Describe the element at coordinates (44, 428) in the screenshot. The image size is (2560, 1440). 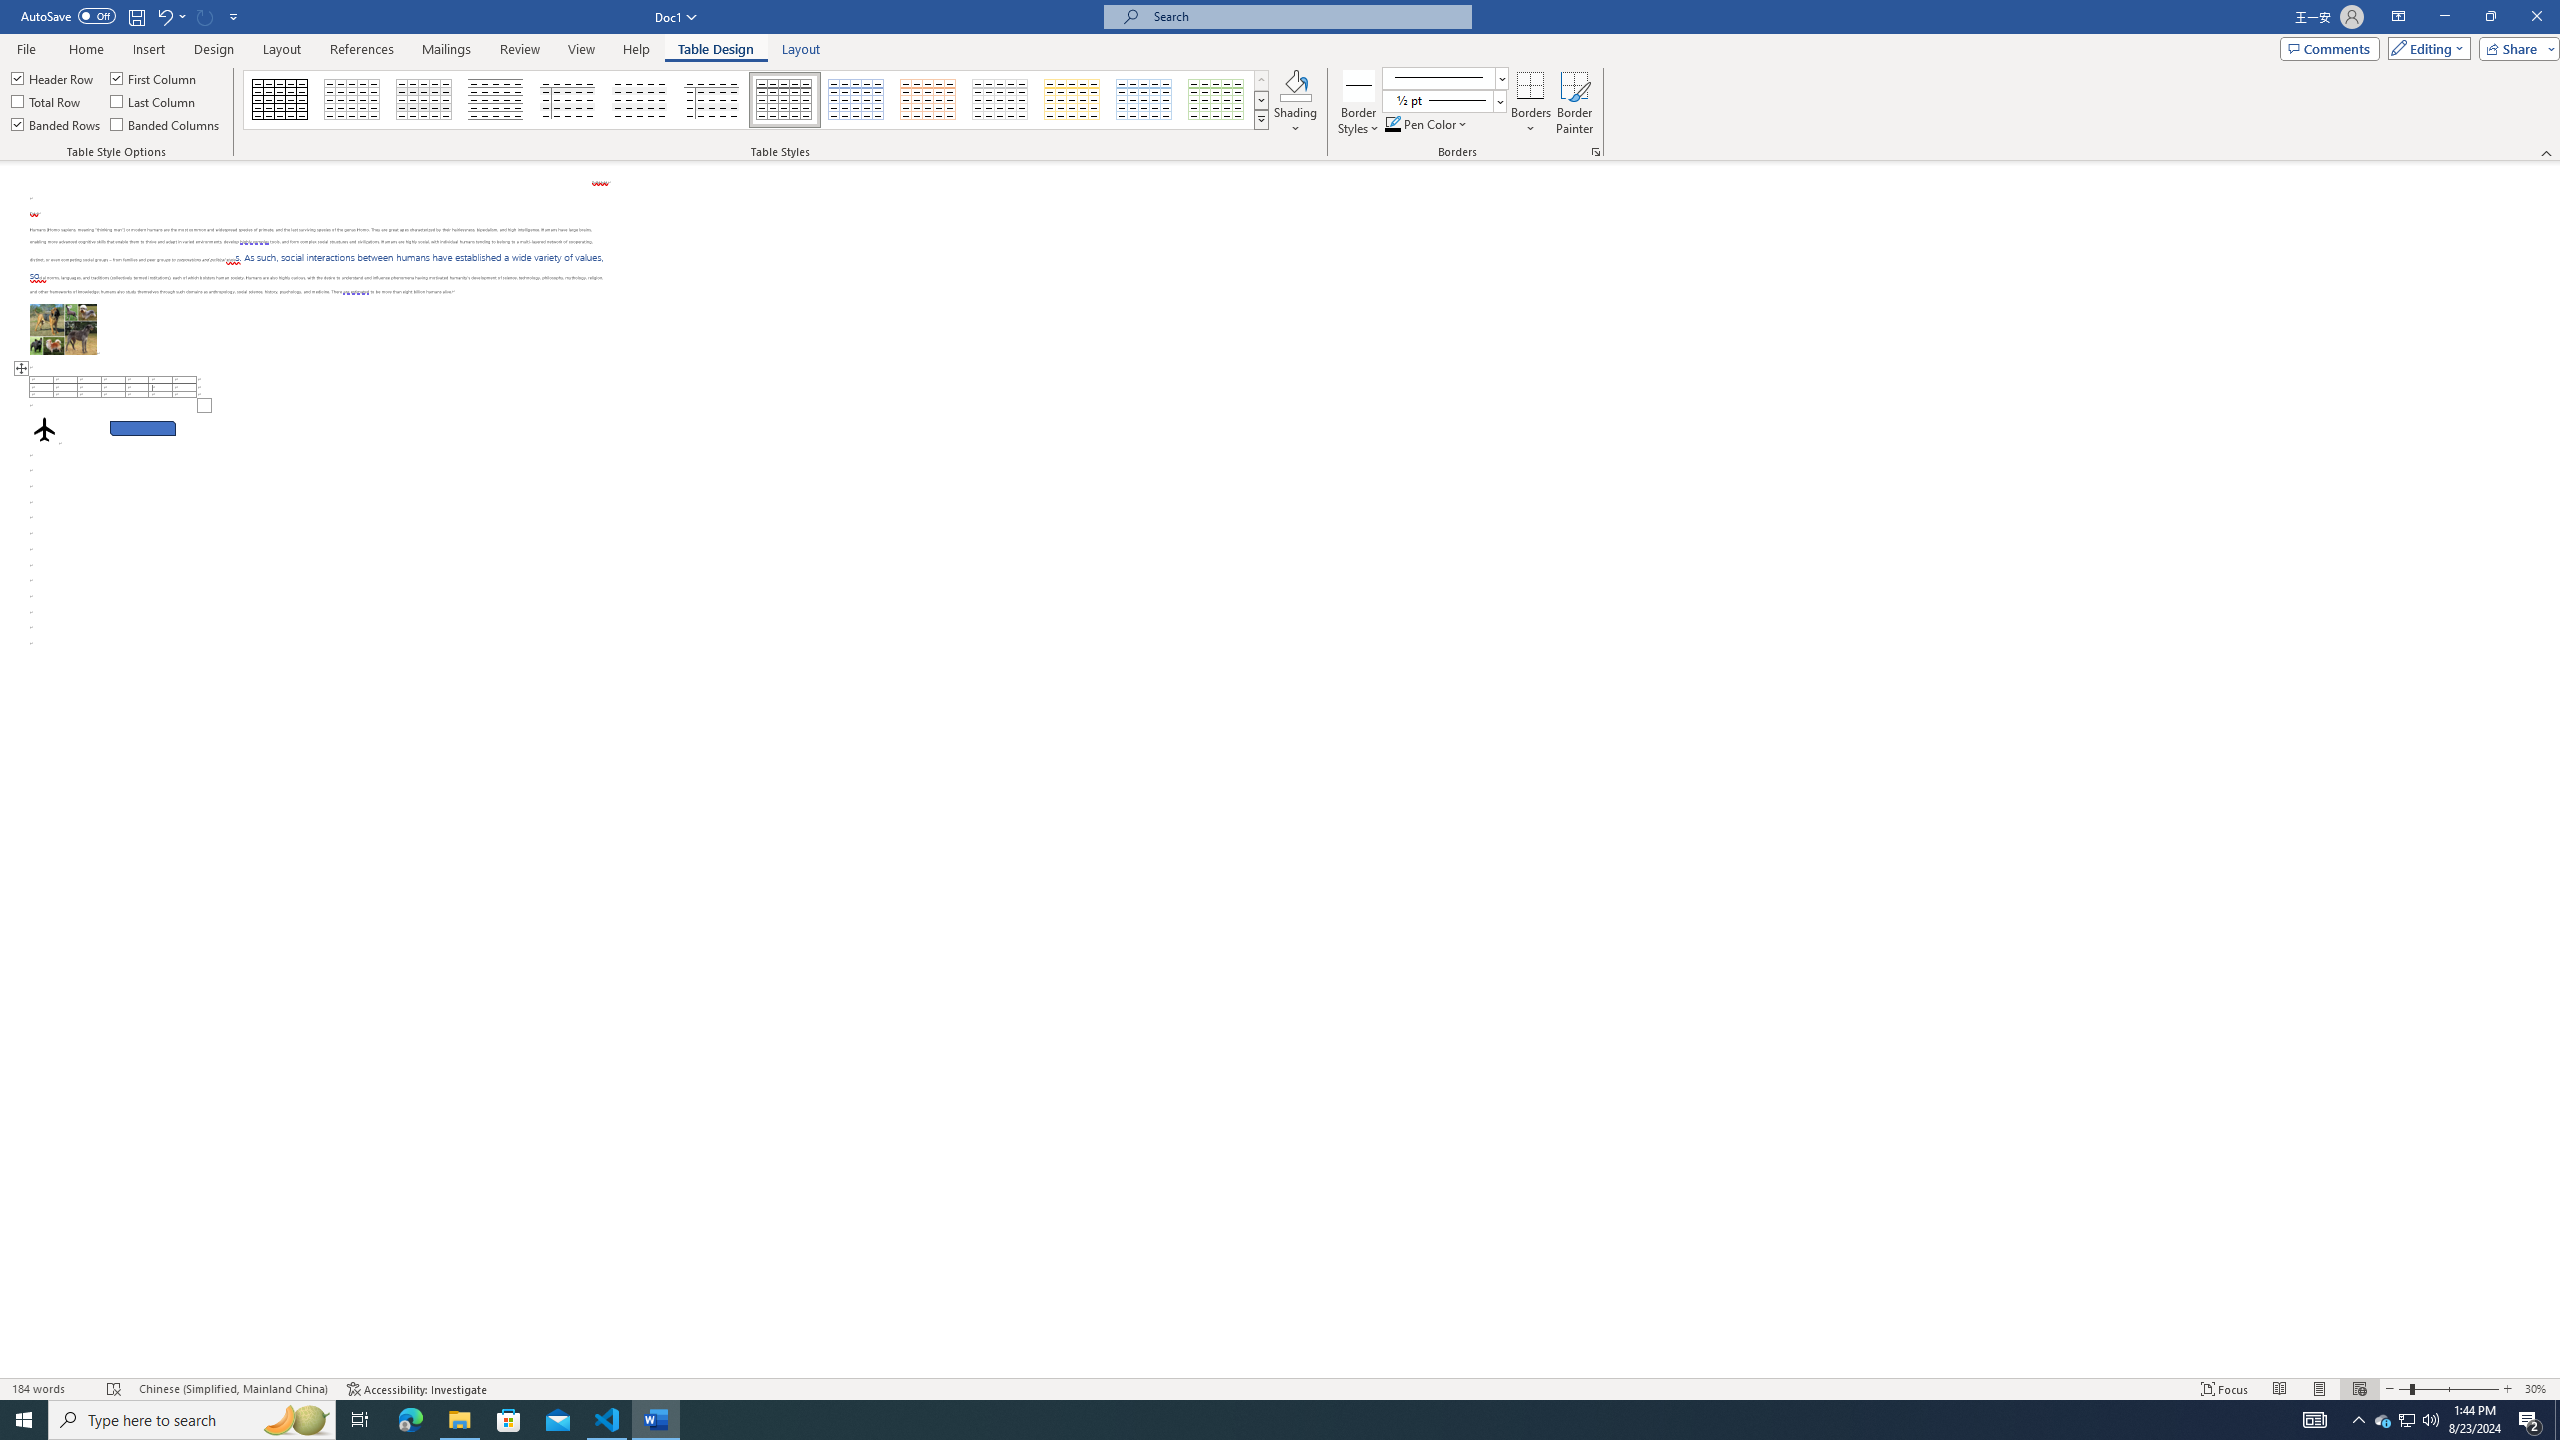
I see `'Airplane with solid fill'` at that location.